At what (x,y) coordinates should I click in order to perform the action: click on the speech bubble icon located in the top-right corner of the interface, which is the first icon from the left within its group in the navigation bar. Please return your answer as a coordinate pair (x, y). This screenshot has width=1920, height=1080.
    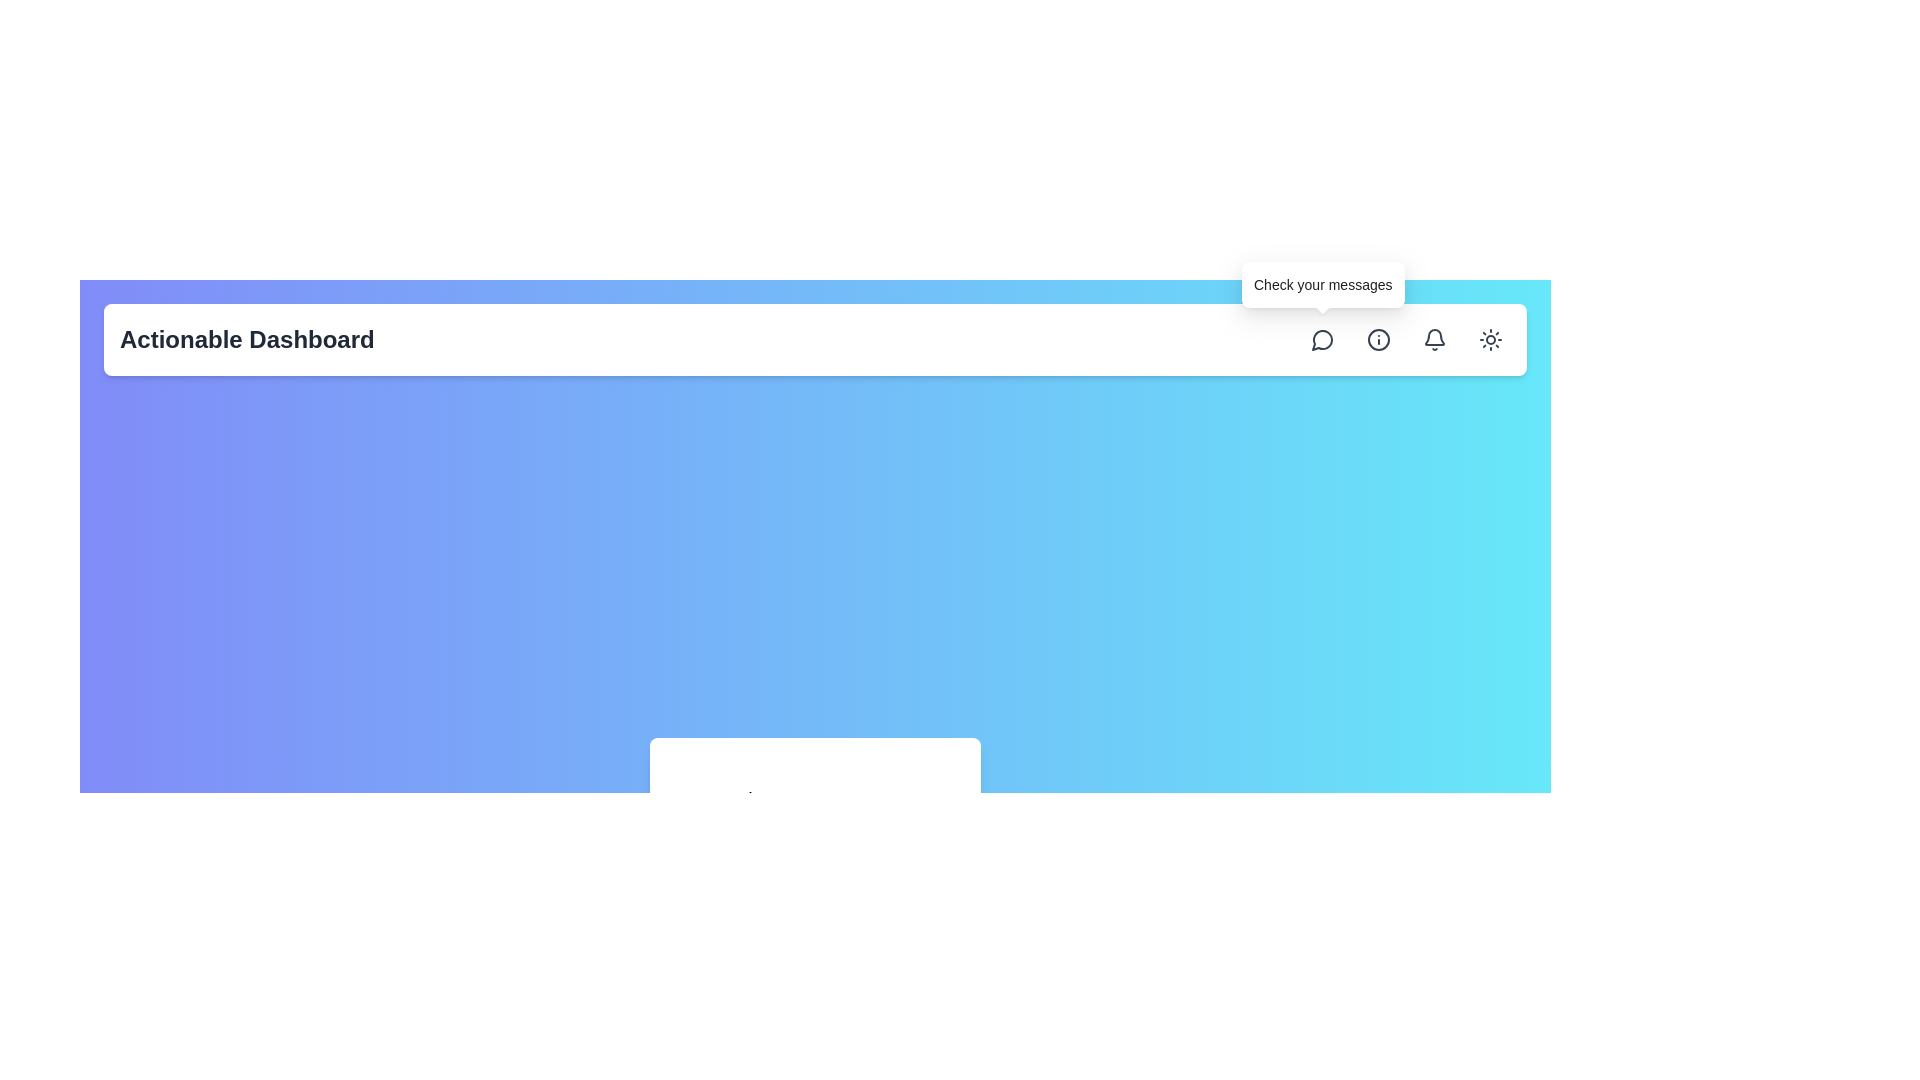
    Looking at the image, I should click on (1322, 339).